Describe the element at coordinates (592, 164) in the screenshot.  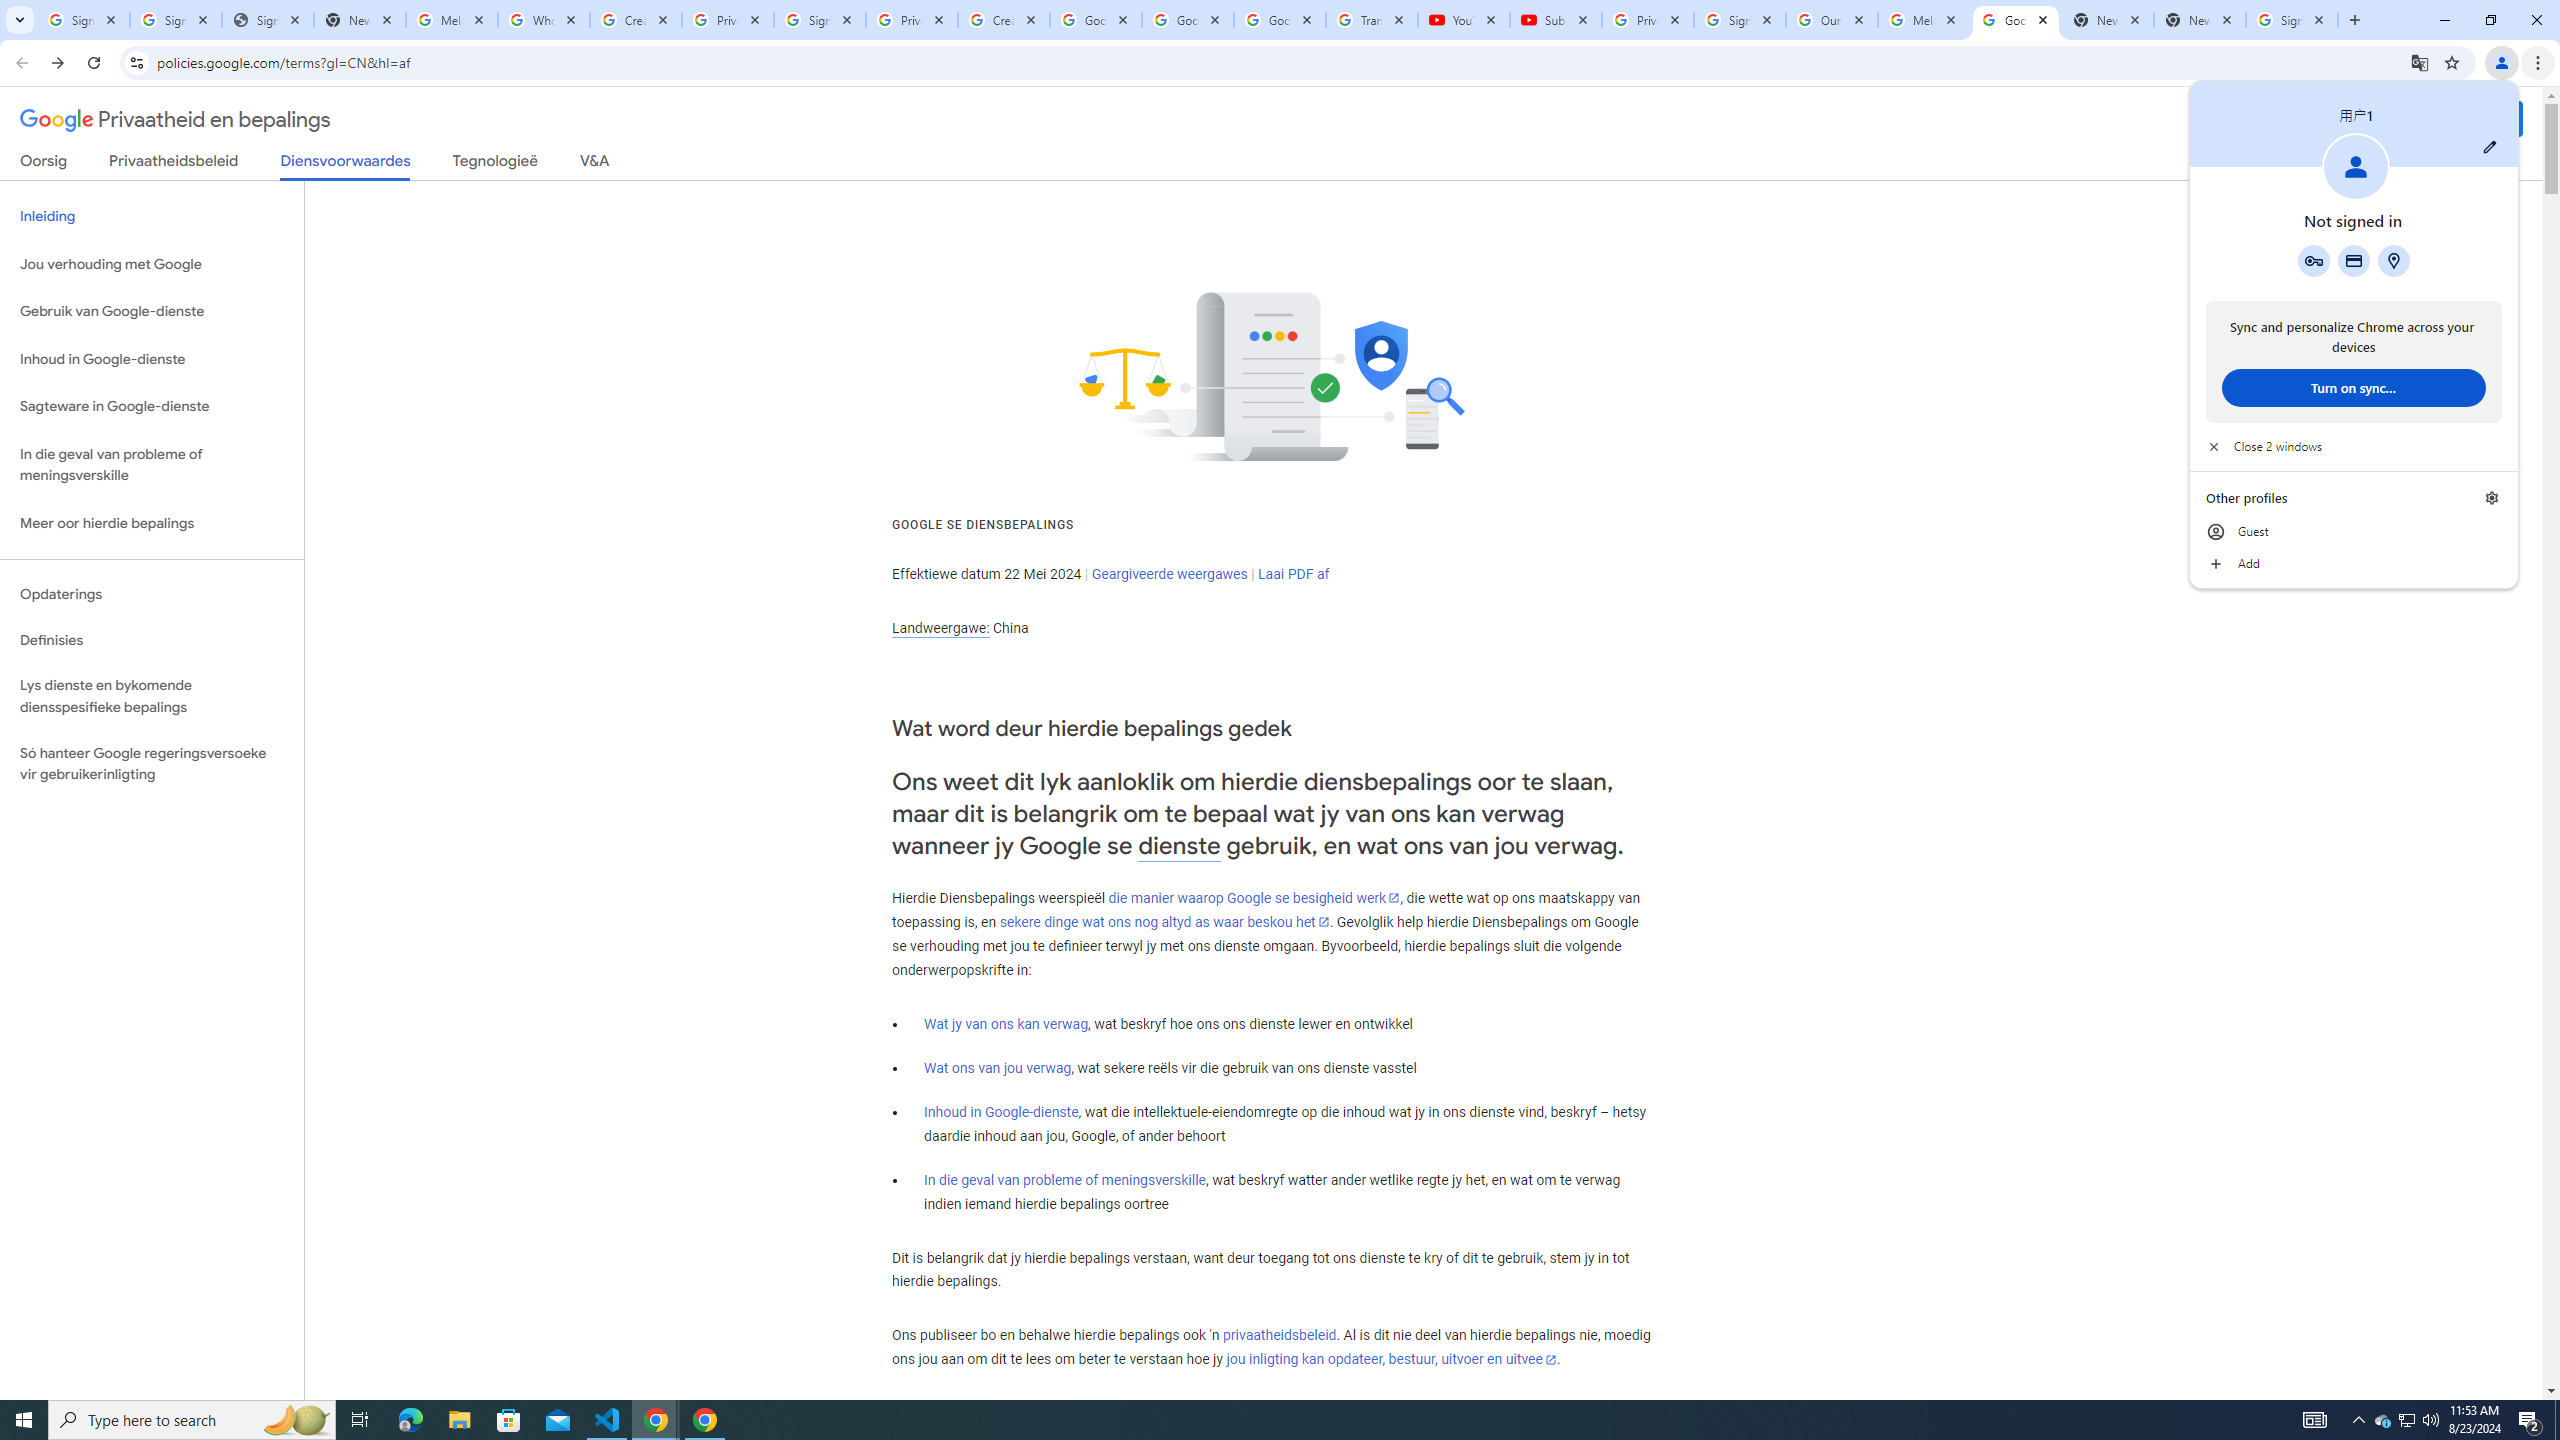
I see `'V&A'` at that location.